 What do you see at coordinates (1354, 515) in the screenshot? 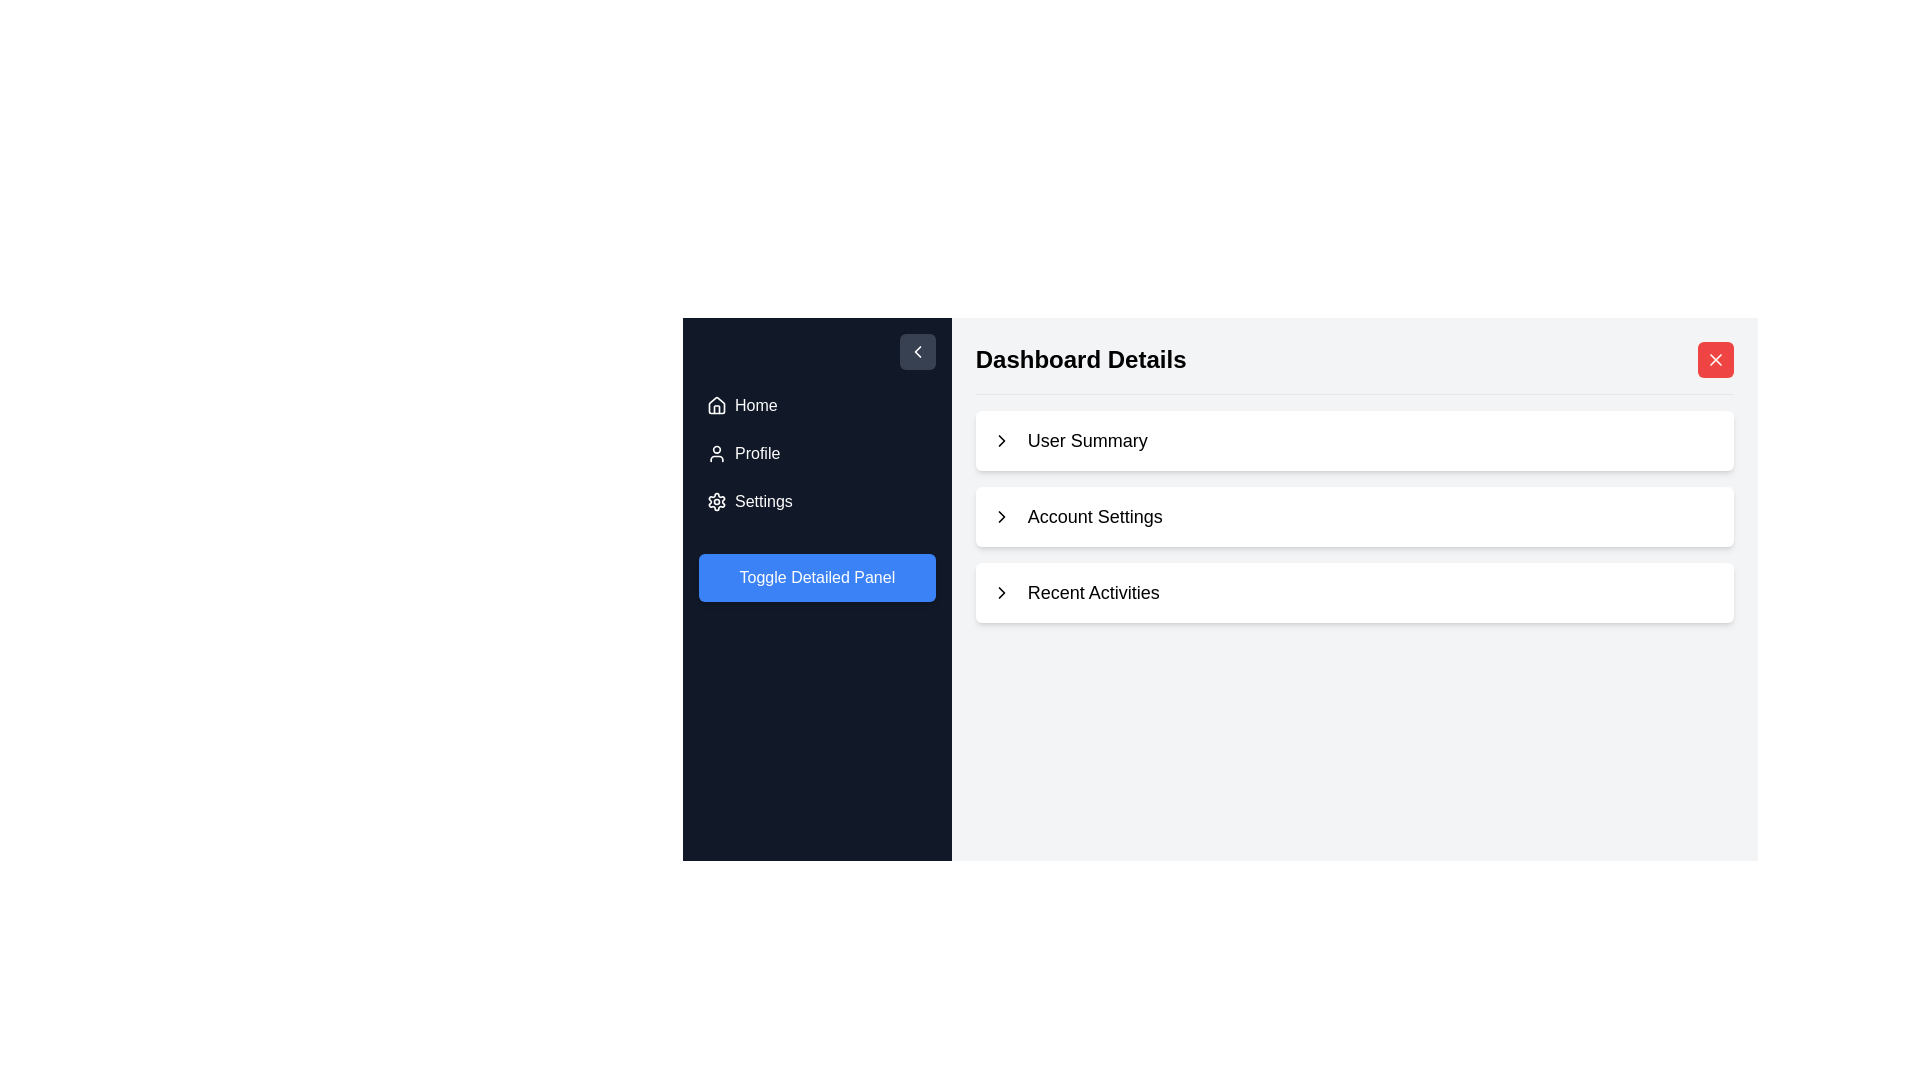
I see `the 'Account Settings' button, which is the second item in a vertically stacked list of three items` at bounding box center [1354, 515].